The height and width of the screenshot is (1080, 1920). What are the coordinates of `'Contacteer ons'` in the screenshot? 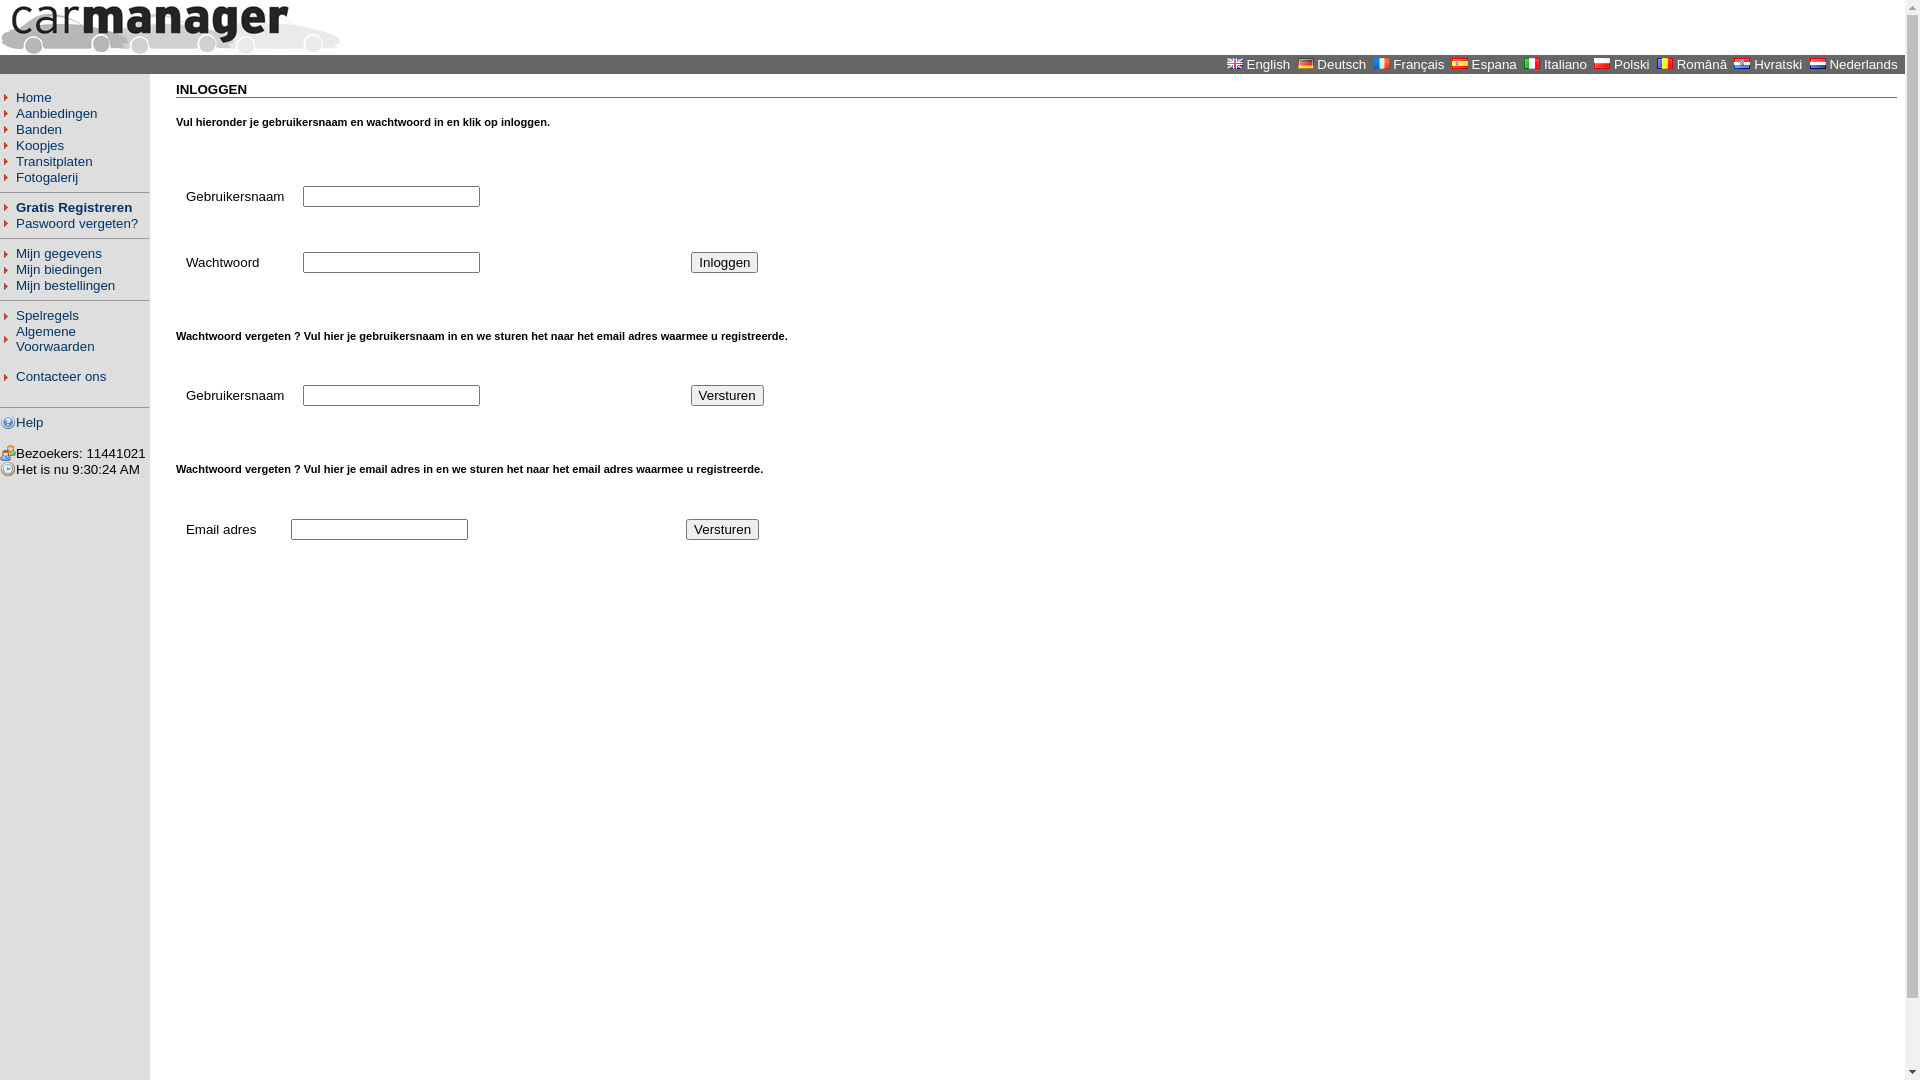 It's located at (61, 376).